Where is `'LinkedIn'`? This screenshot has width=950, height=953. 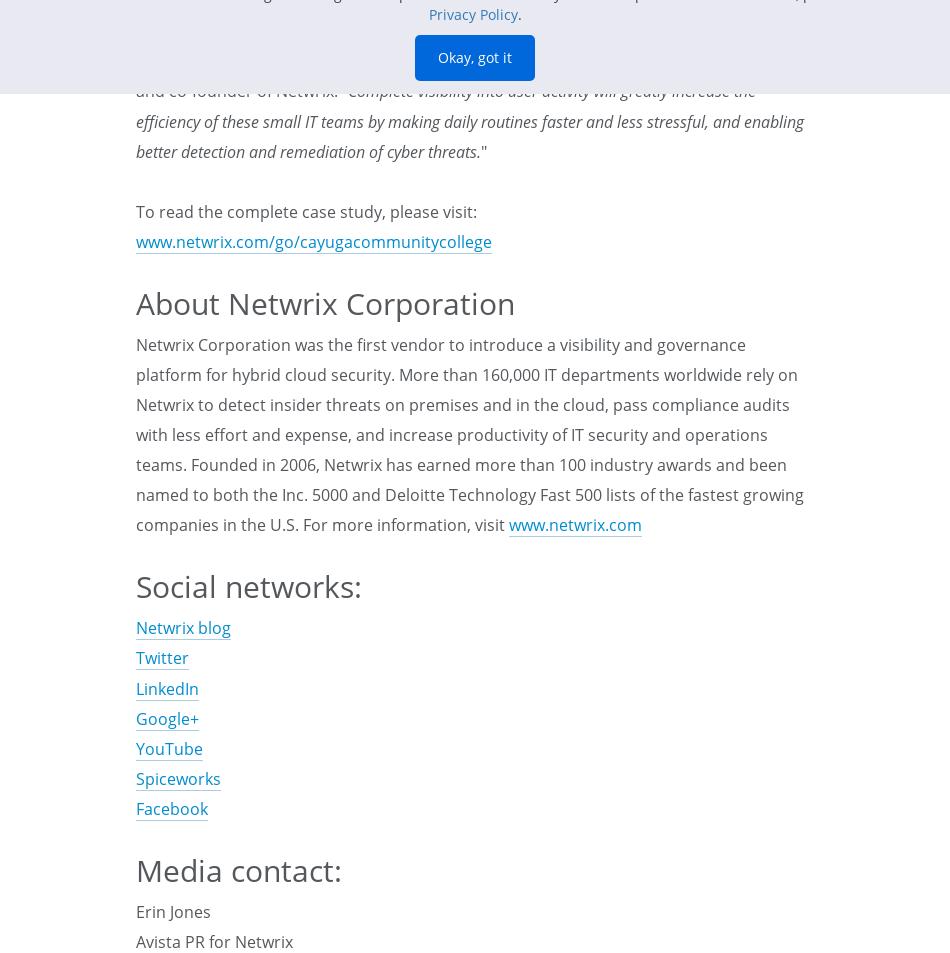
'LinkedIn' is located at coordinates (167, 687).